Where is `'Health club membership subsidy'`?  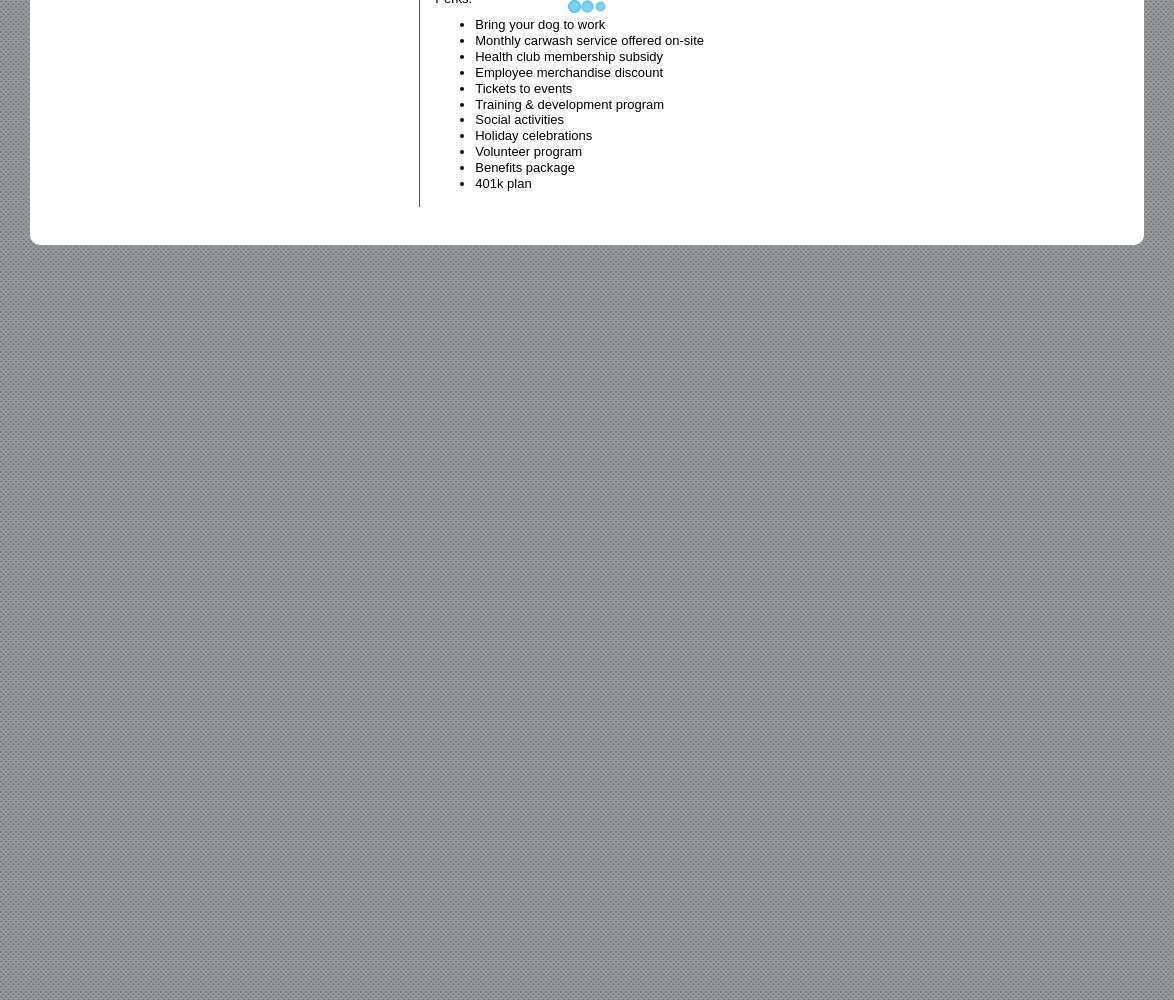 'Health club membership subsidy' is located at coordinates (568, 55).